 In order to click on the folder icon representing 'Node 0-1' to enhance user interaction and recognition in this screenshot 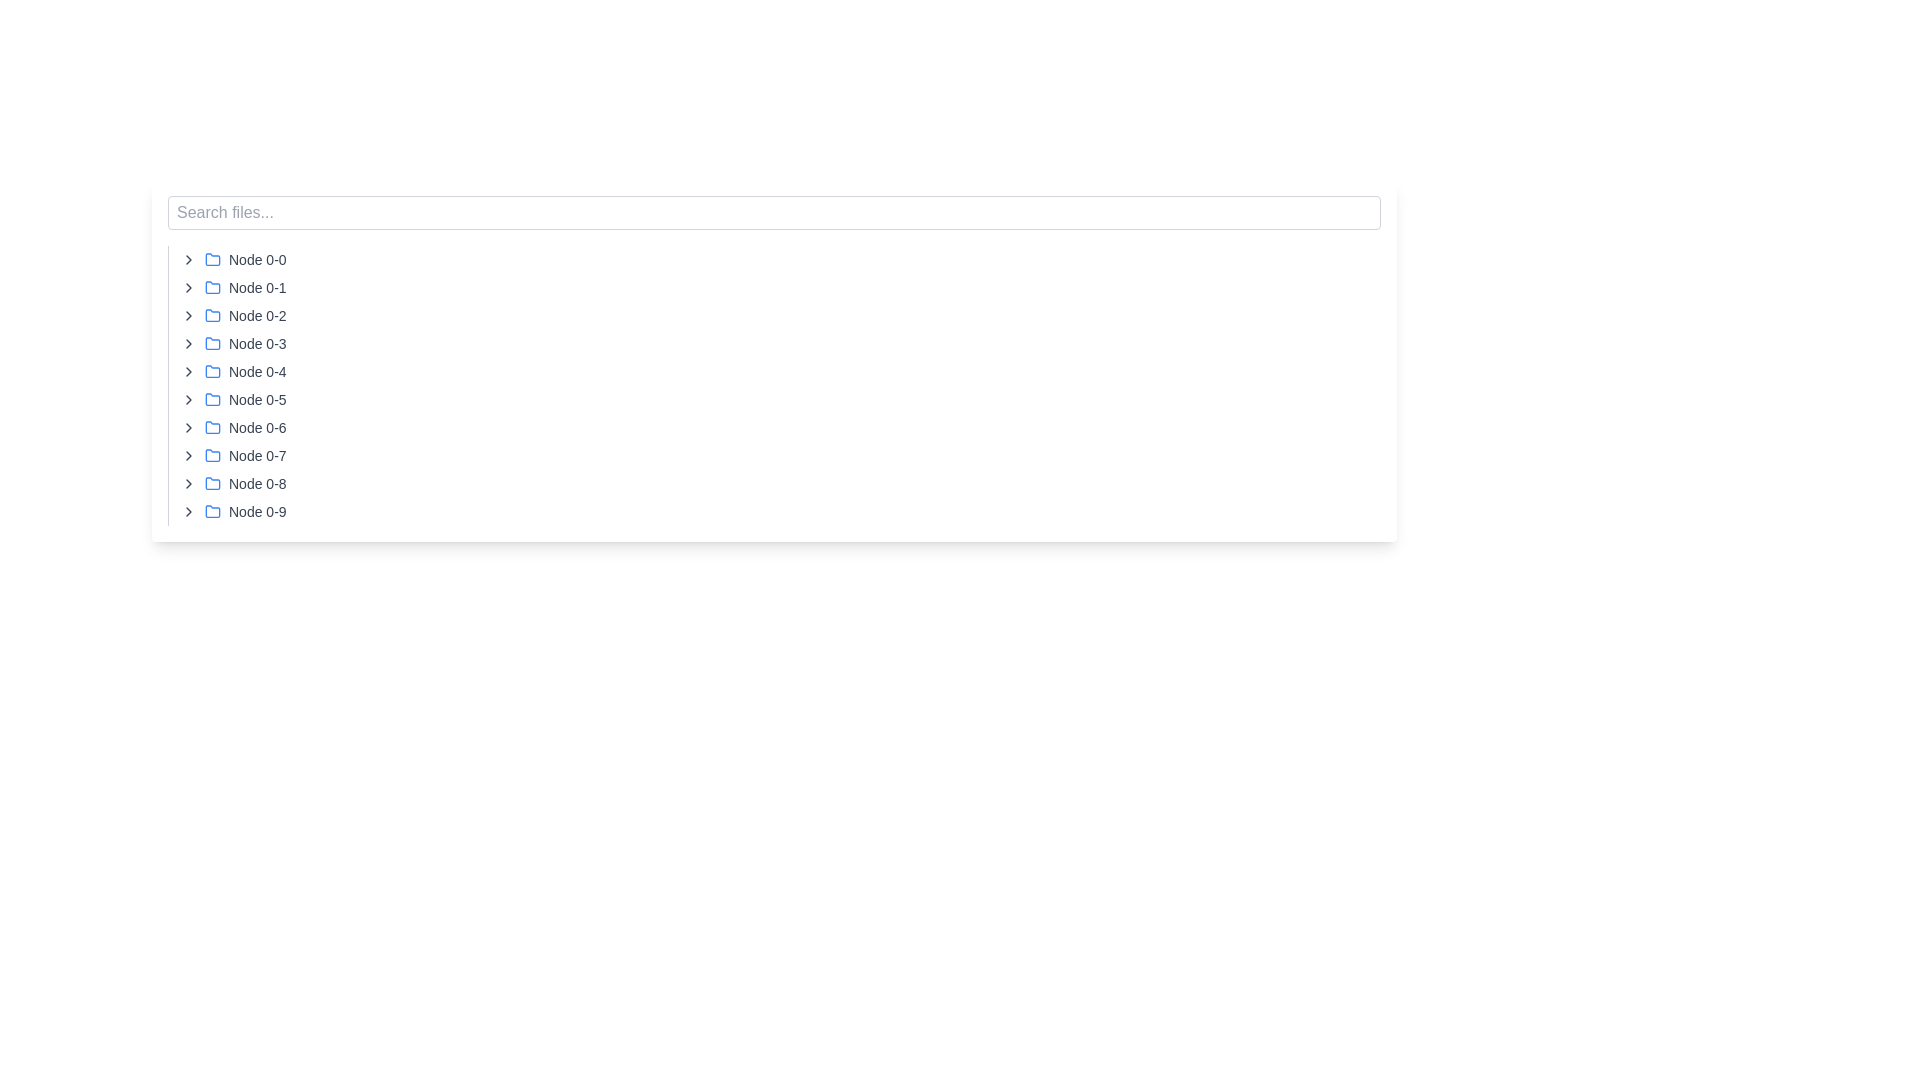, I will do `click(212, 288)`.